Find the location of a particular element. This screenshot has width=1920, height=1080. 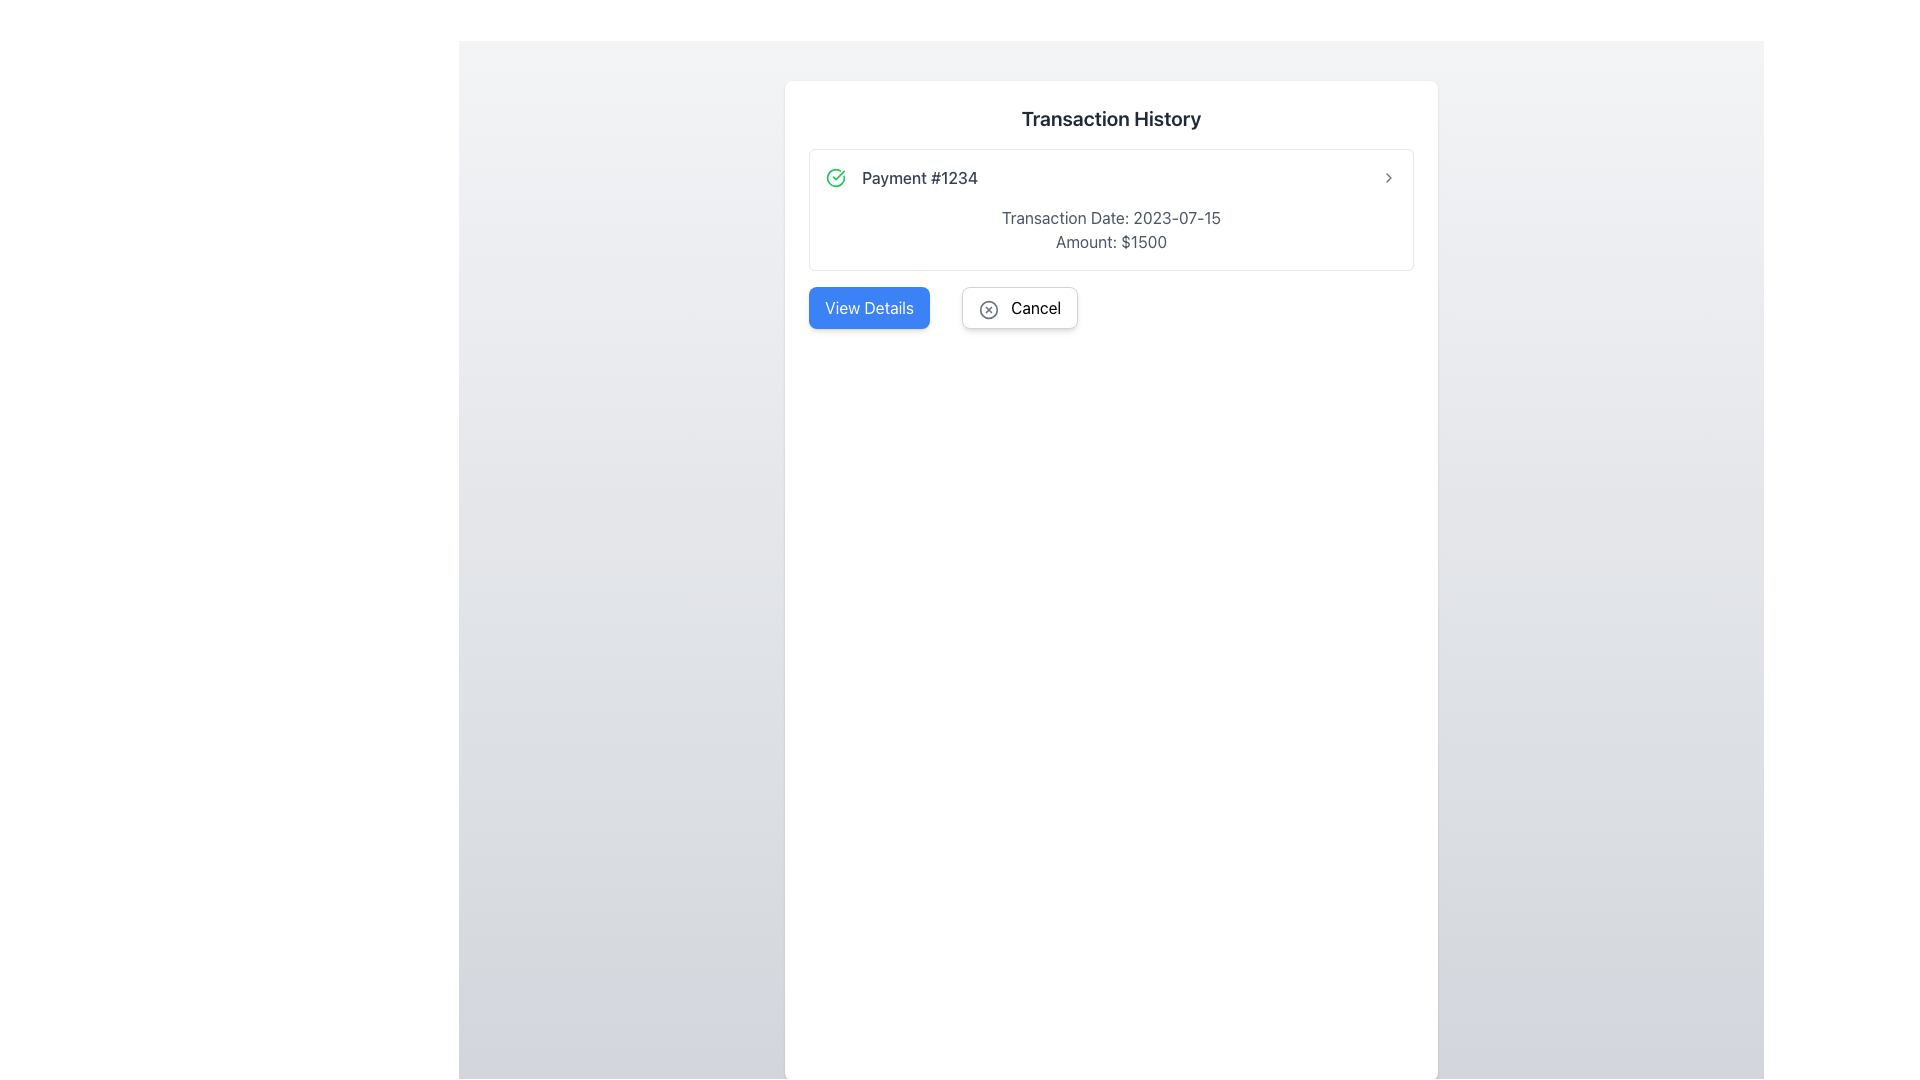

the blue rectangular button with rounded corners labeled 'View Details' is located at coordinates (869, 308).